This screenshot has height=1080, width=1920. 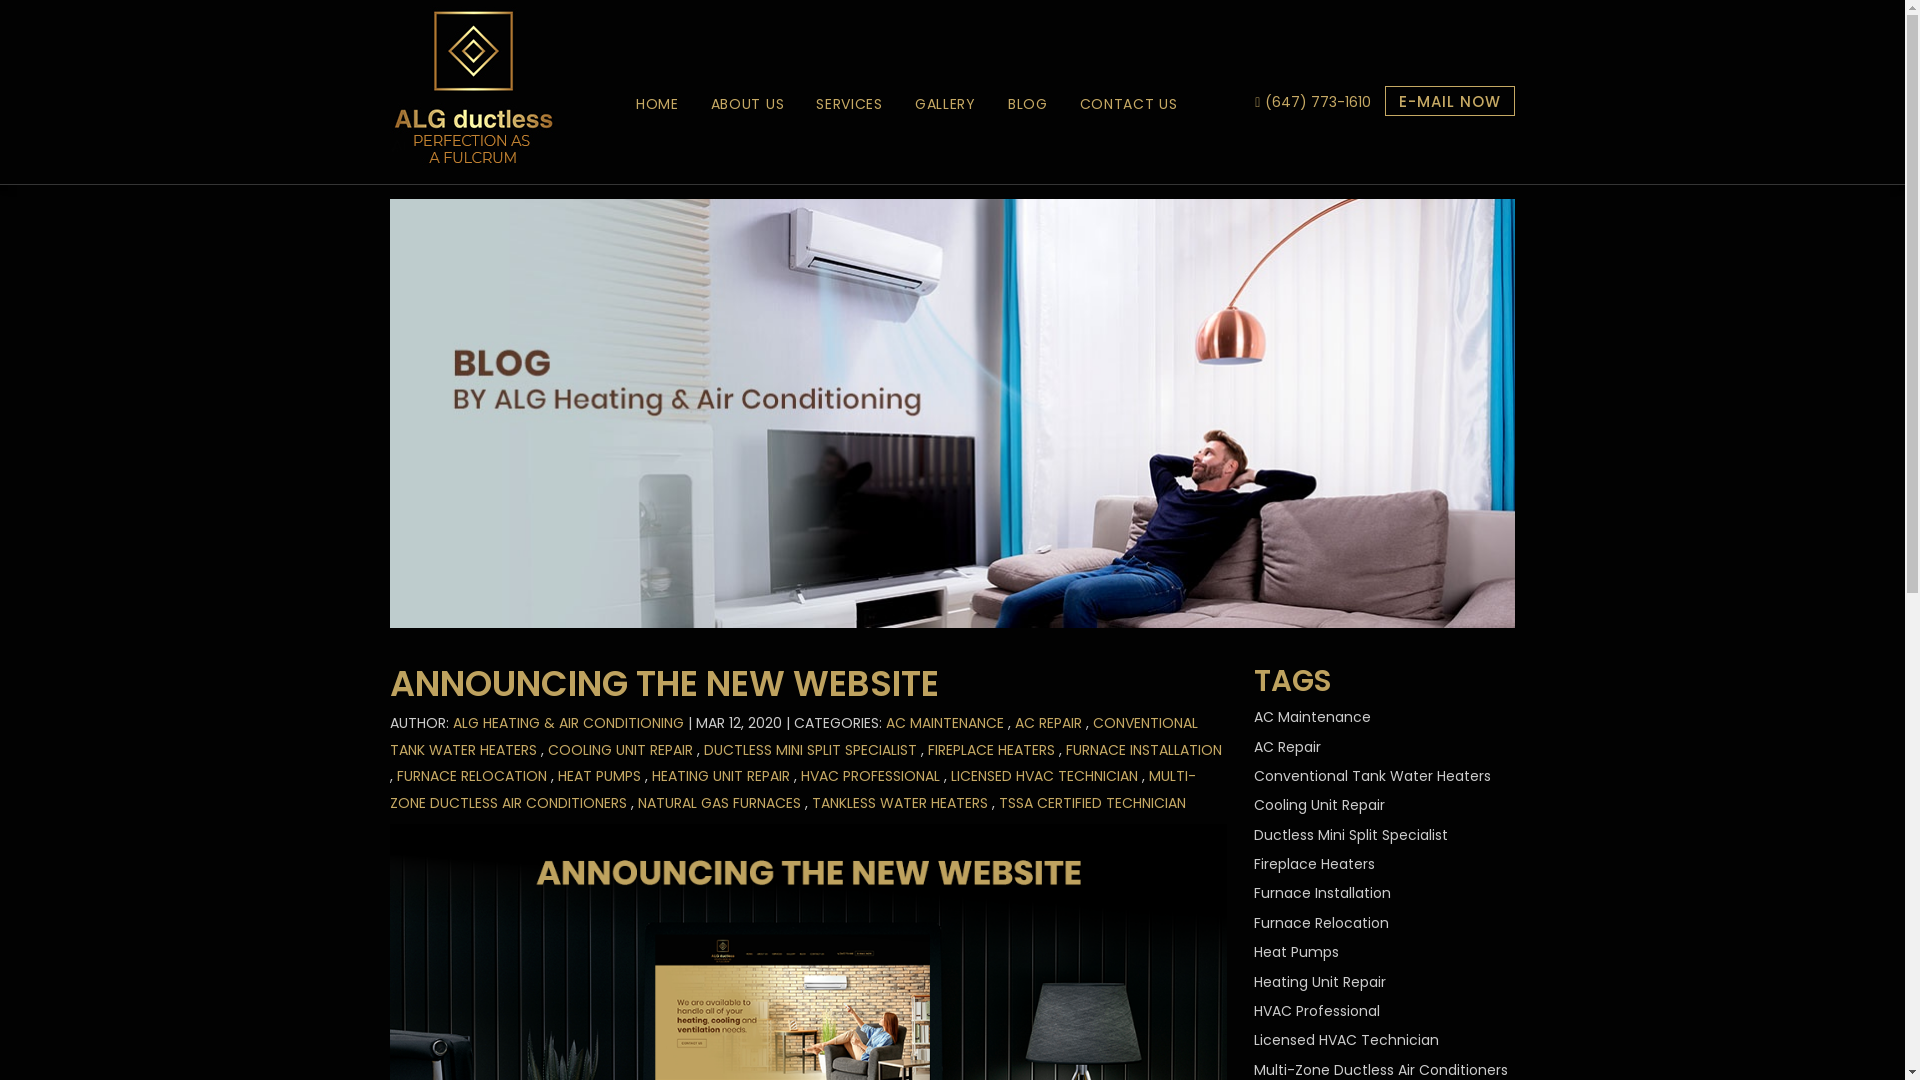 I want to click on 'E-MAIL NOW', so click(x=1449, y=100).